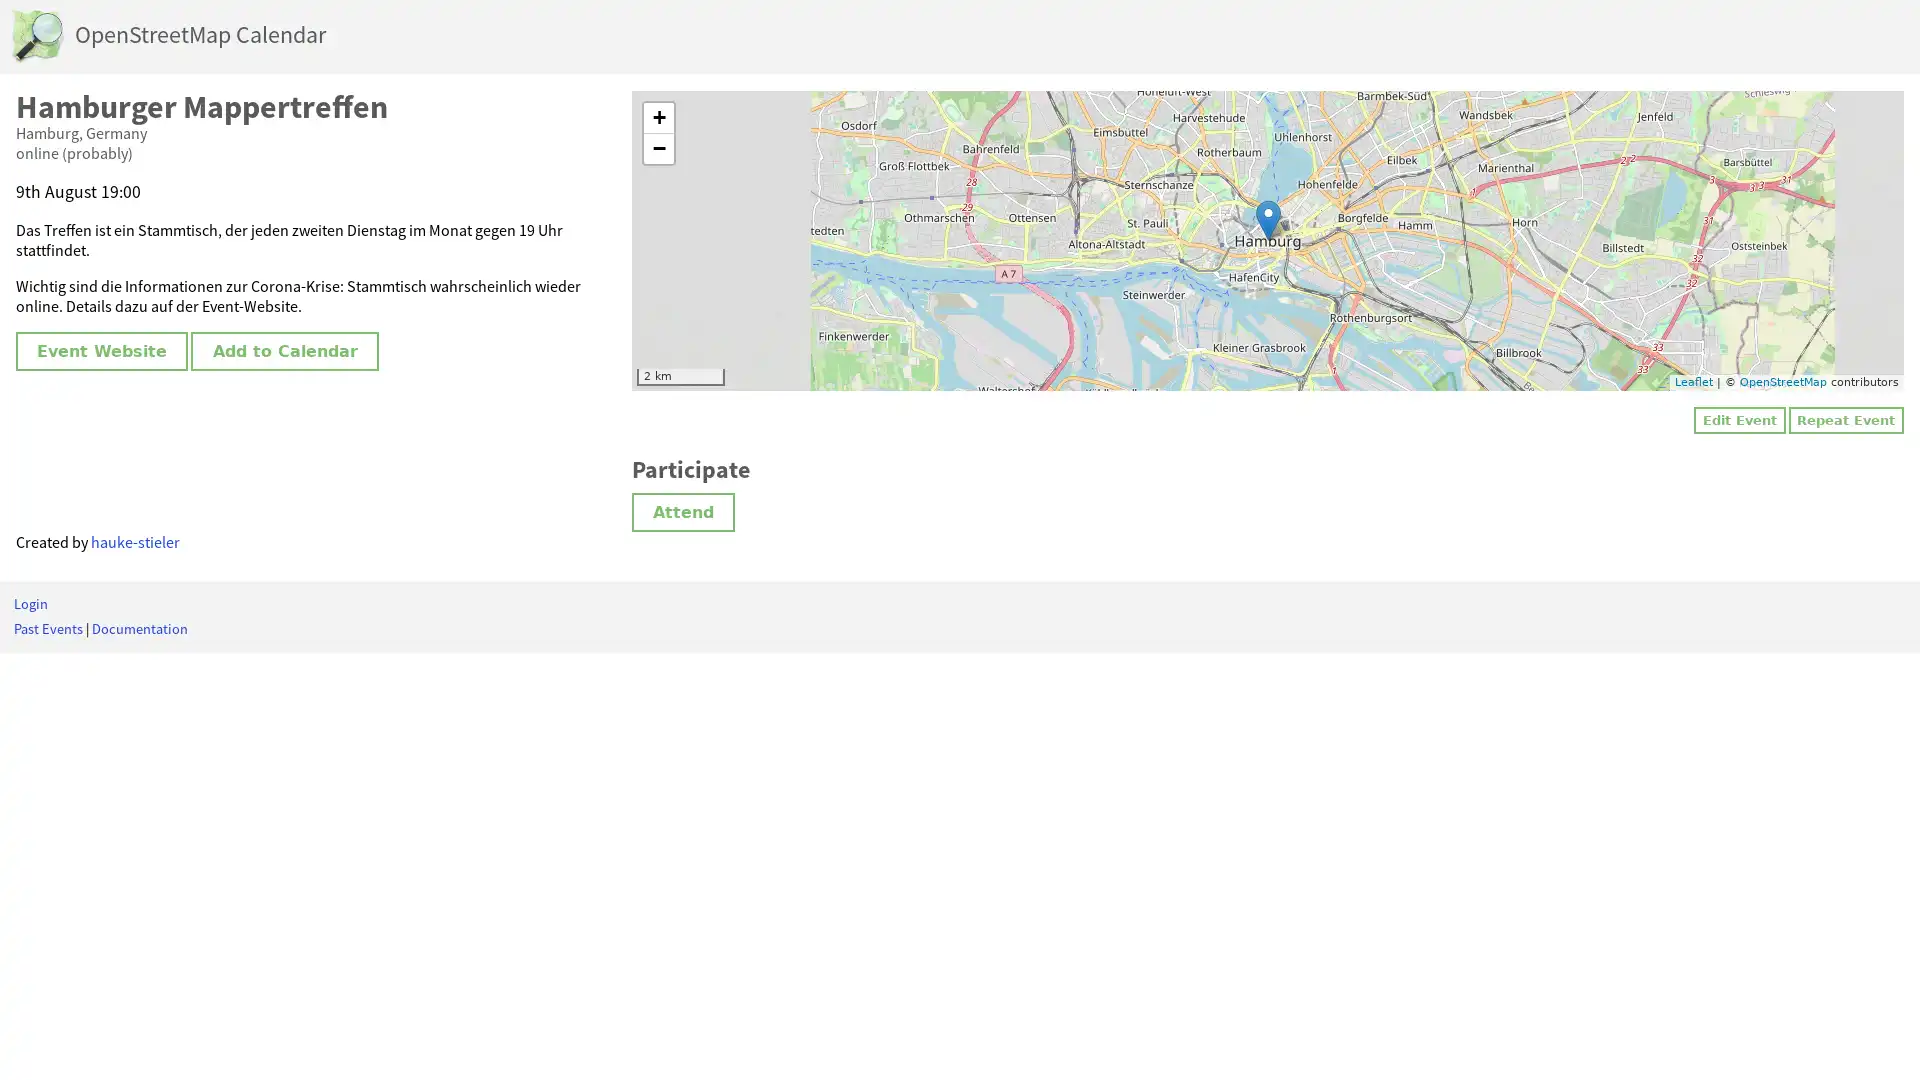 This screenshot has width=1920, height=1080. What do you see at coordinates (1845, 419) in the screenshot?
I see `Repeat Event` at bounding box center [1845, 419].